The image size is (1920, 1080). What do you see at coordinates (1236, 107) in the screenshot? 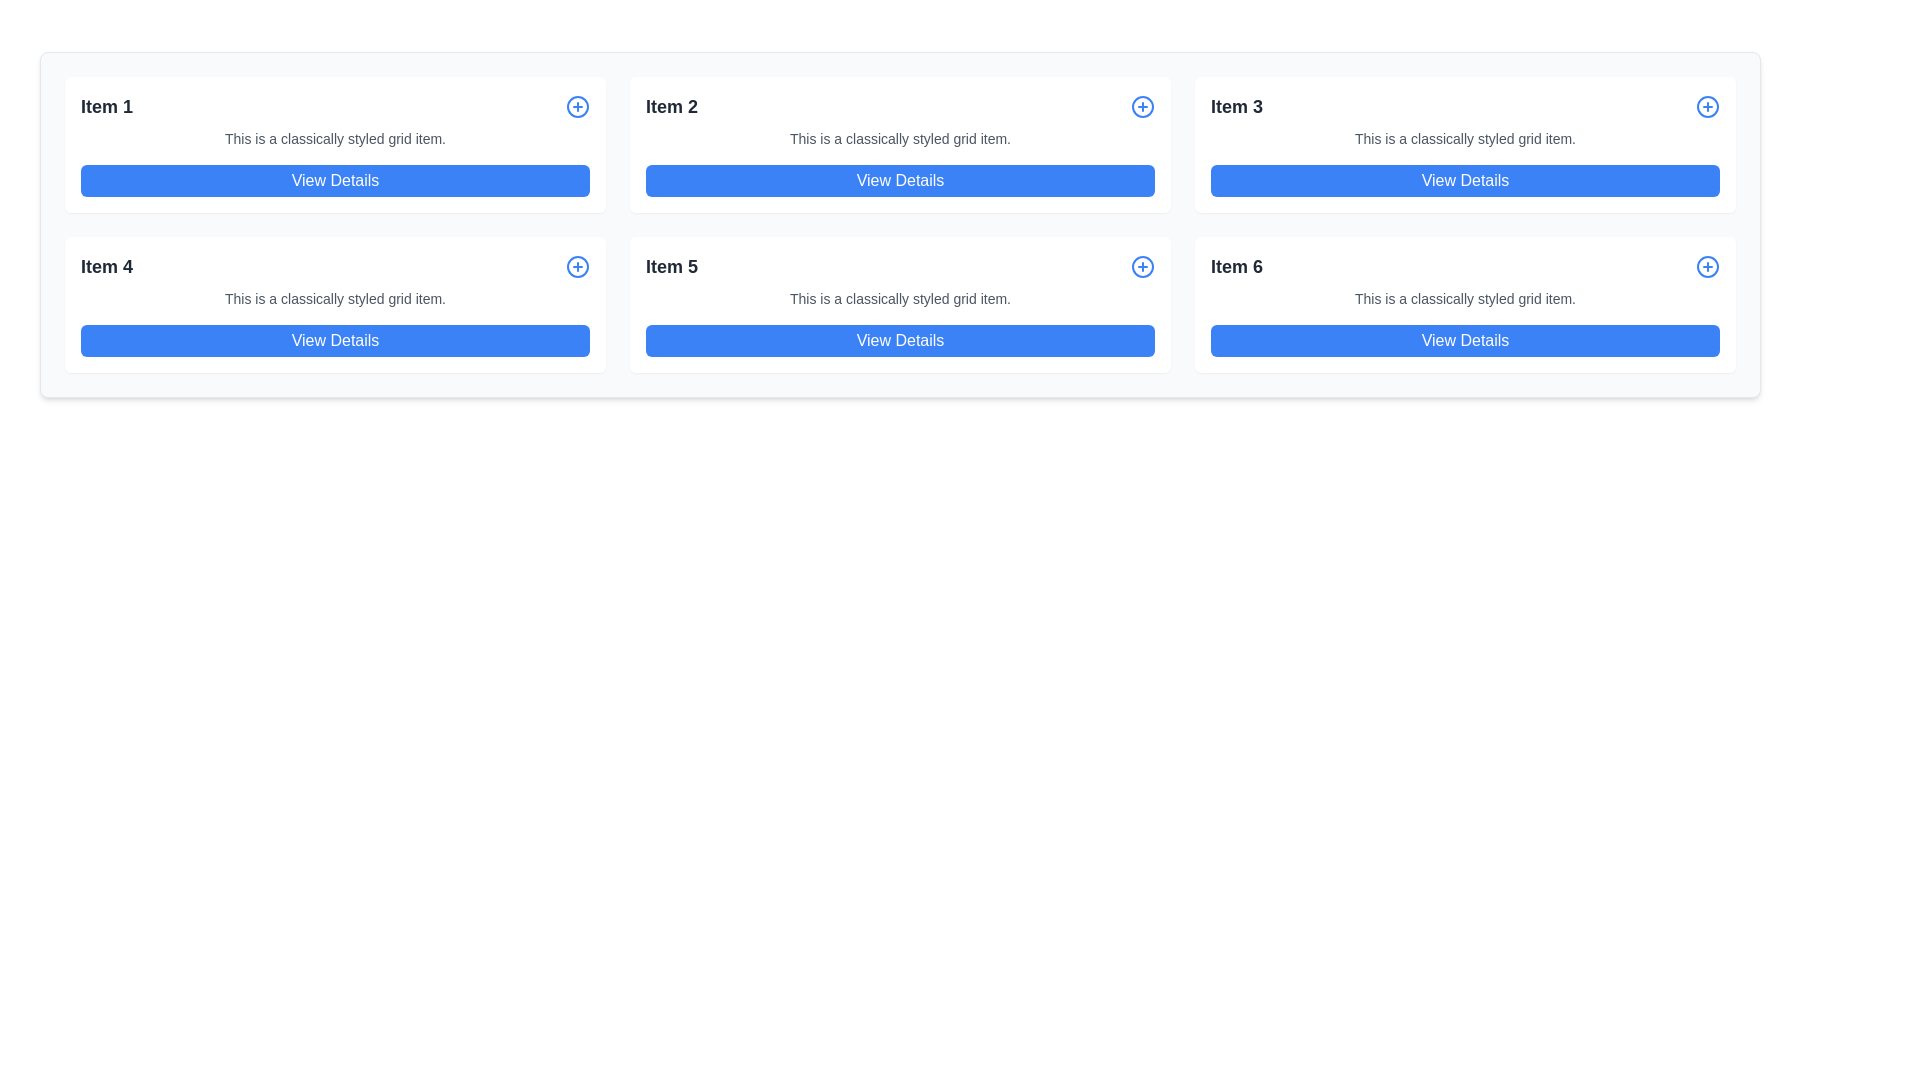
I see `the Text Label that identifies 'Item 3', located as the leftmost element in a horizontal layout with a heading, description, and action button` at bounding box center [1236, 107].